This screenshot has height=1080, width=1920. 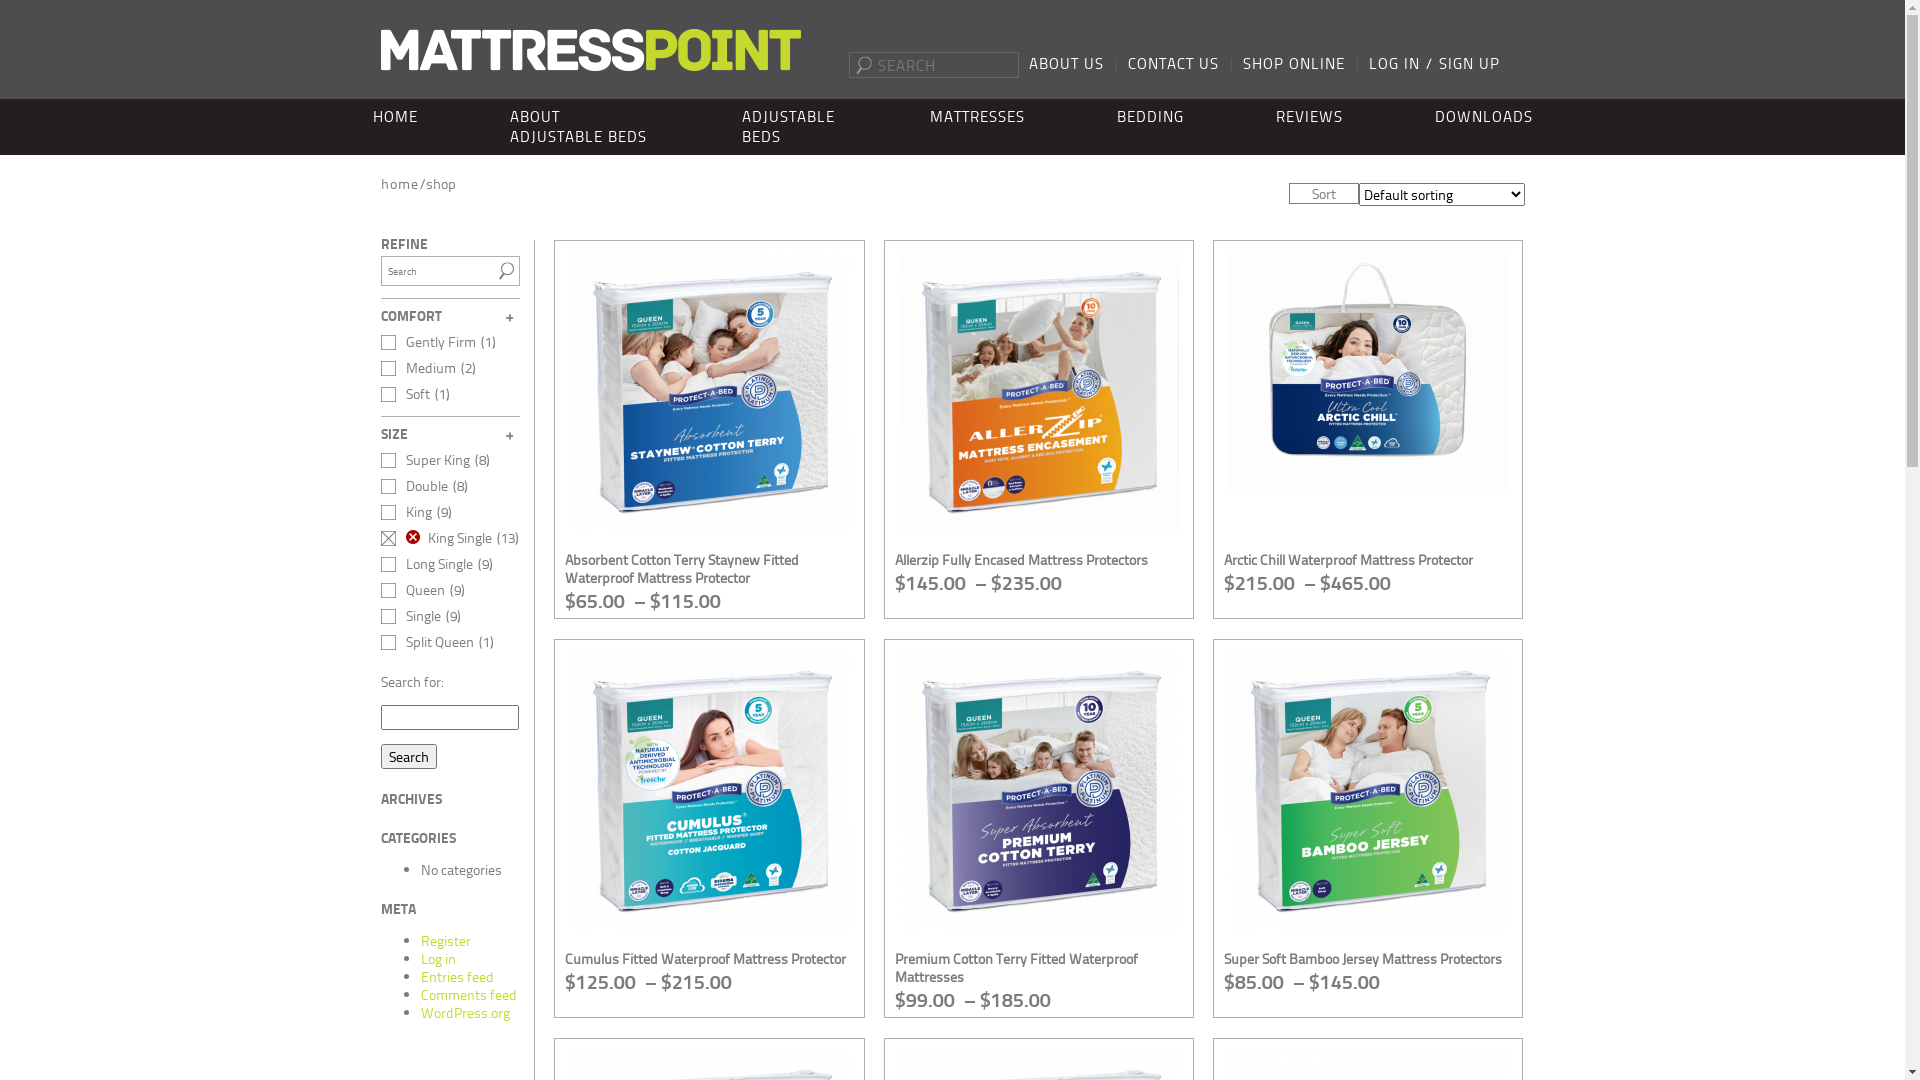 I want to click on 'Log in', so click(x=436, y=957).